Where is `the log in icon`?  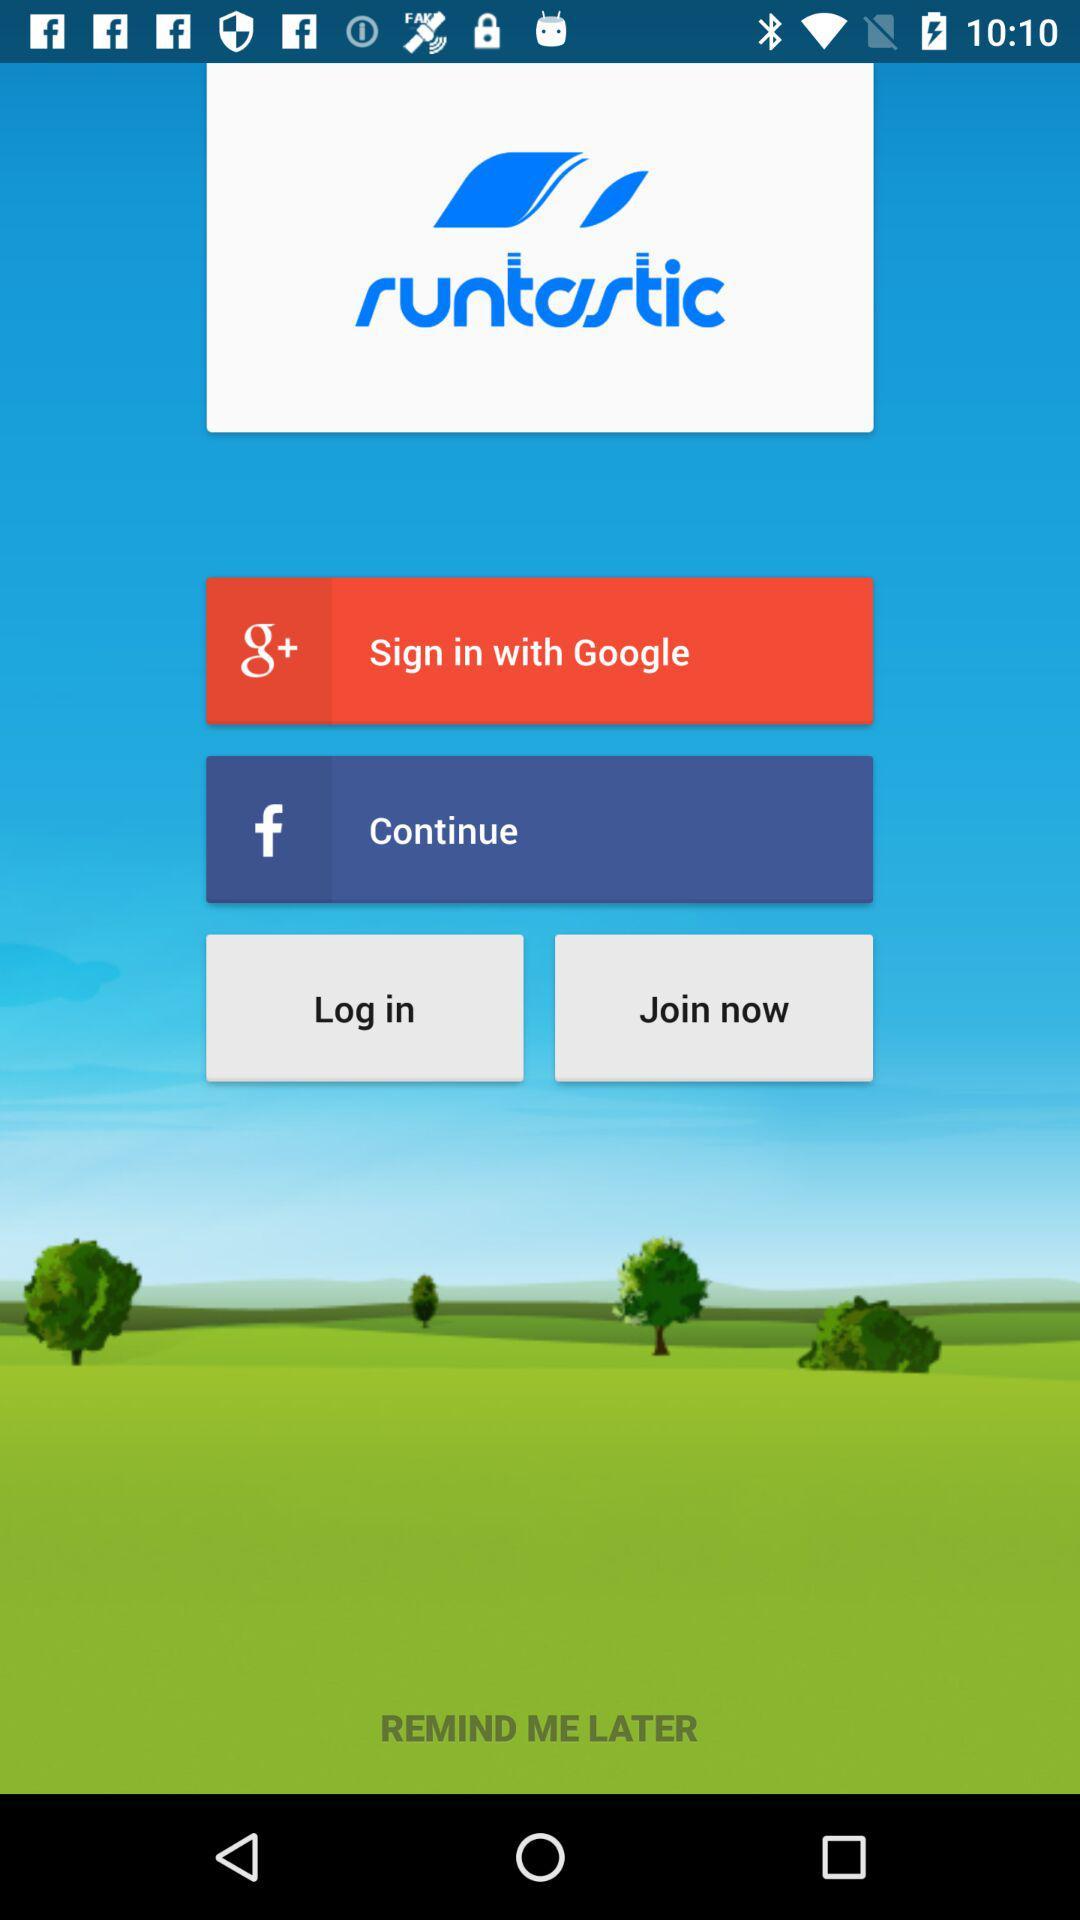 the log in icon is located at coordinates (364, 1008).